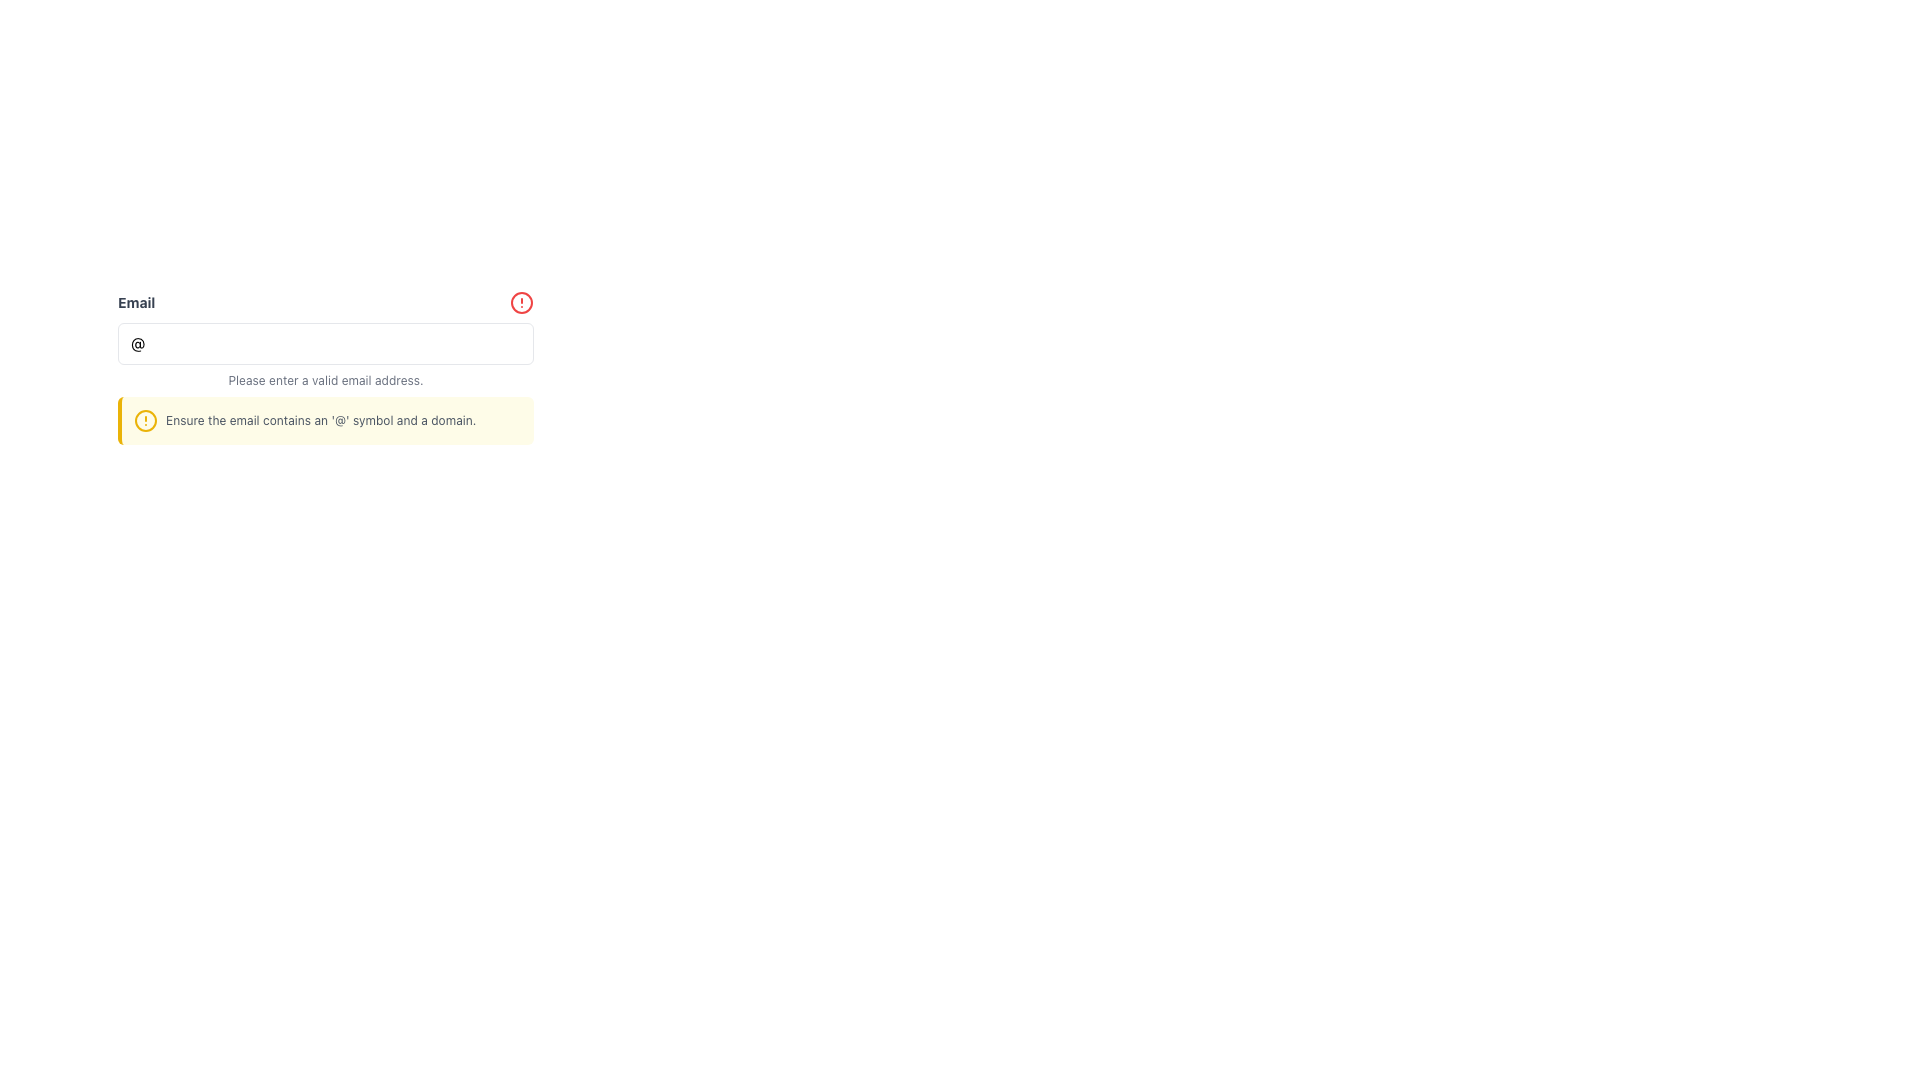  What do you see at coordinates (522, 303) in the screenshot?
I see `the error or warning icon located to the right of the 'Email' label at the top of the form` at bounding box center [522, 303].